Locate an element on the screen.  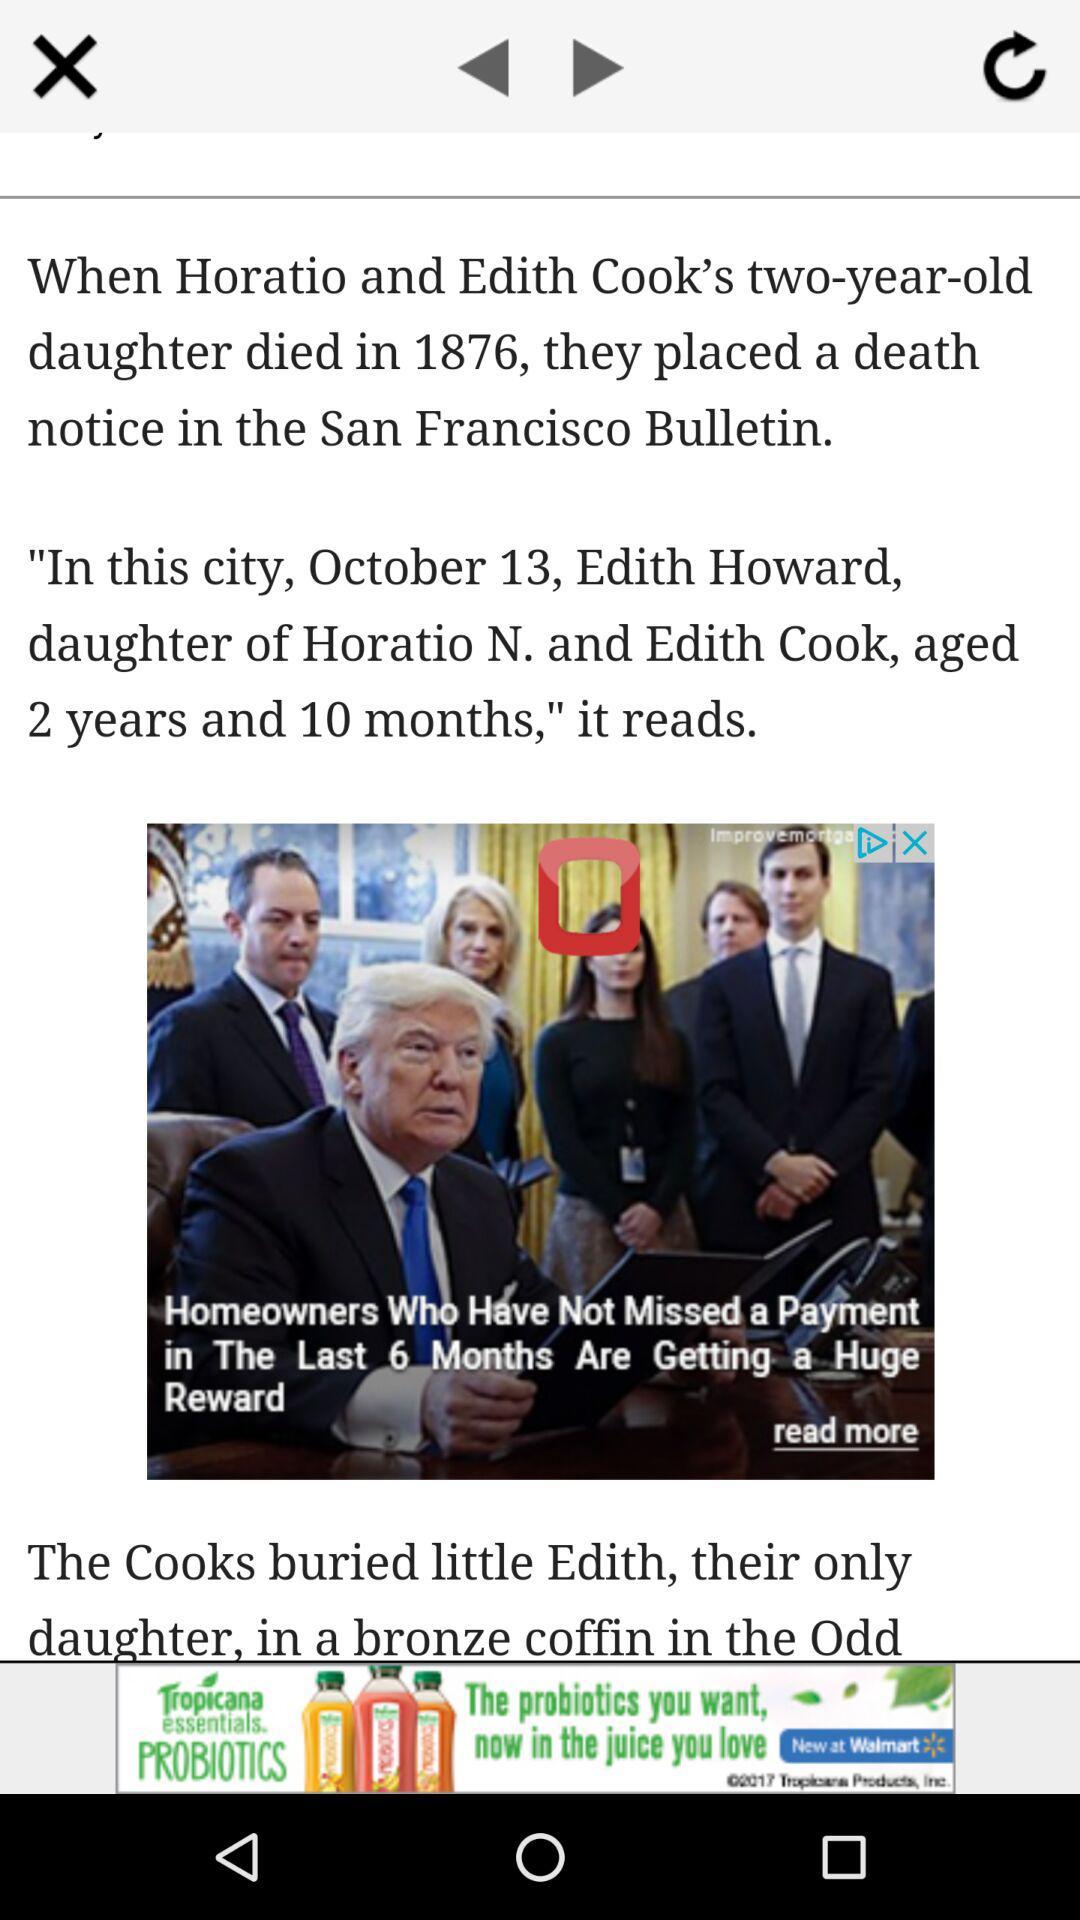
previous is located at coordinates (482, 66).